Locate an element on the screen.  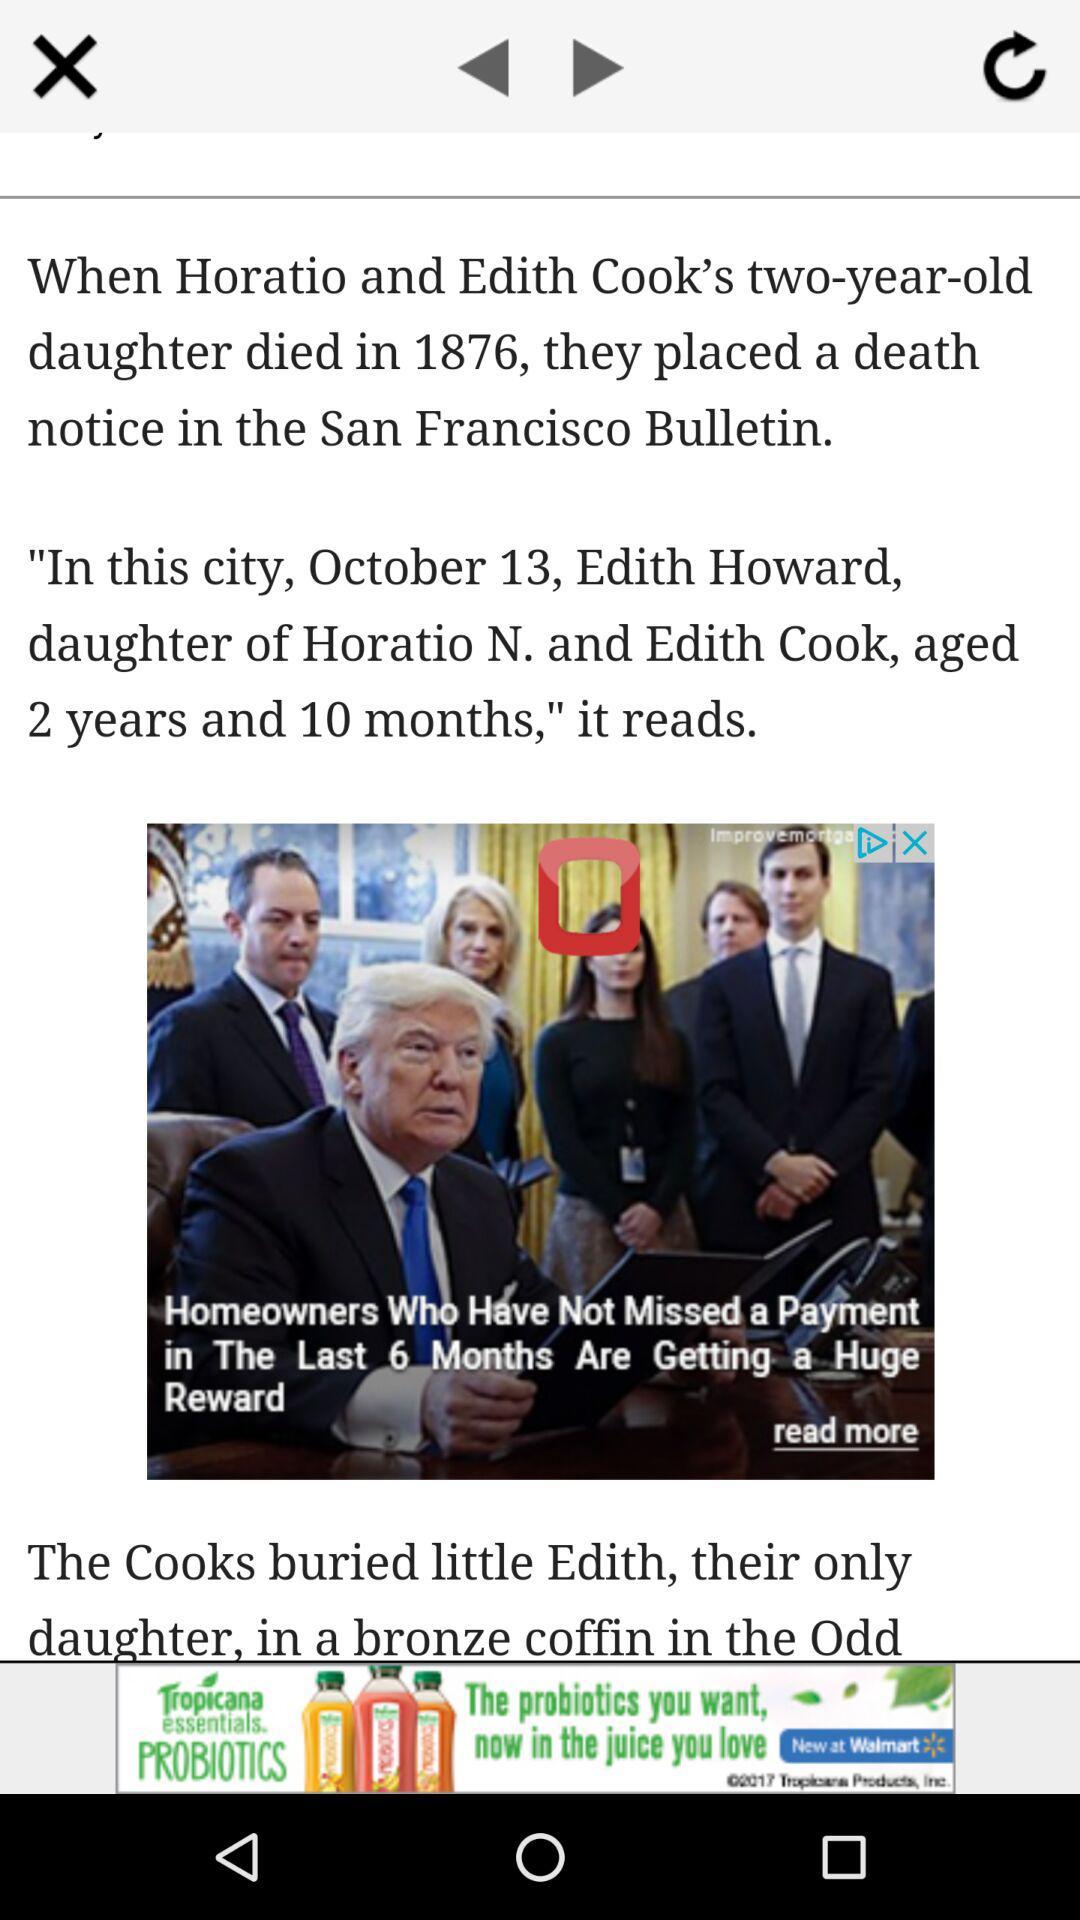
previous is located at coordinates (482, 66).